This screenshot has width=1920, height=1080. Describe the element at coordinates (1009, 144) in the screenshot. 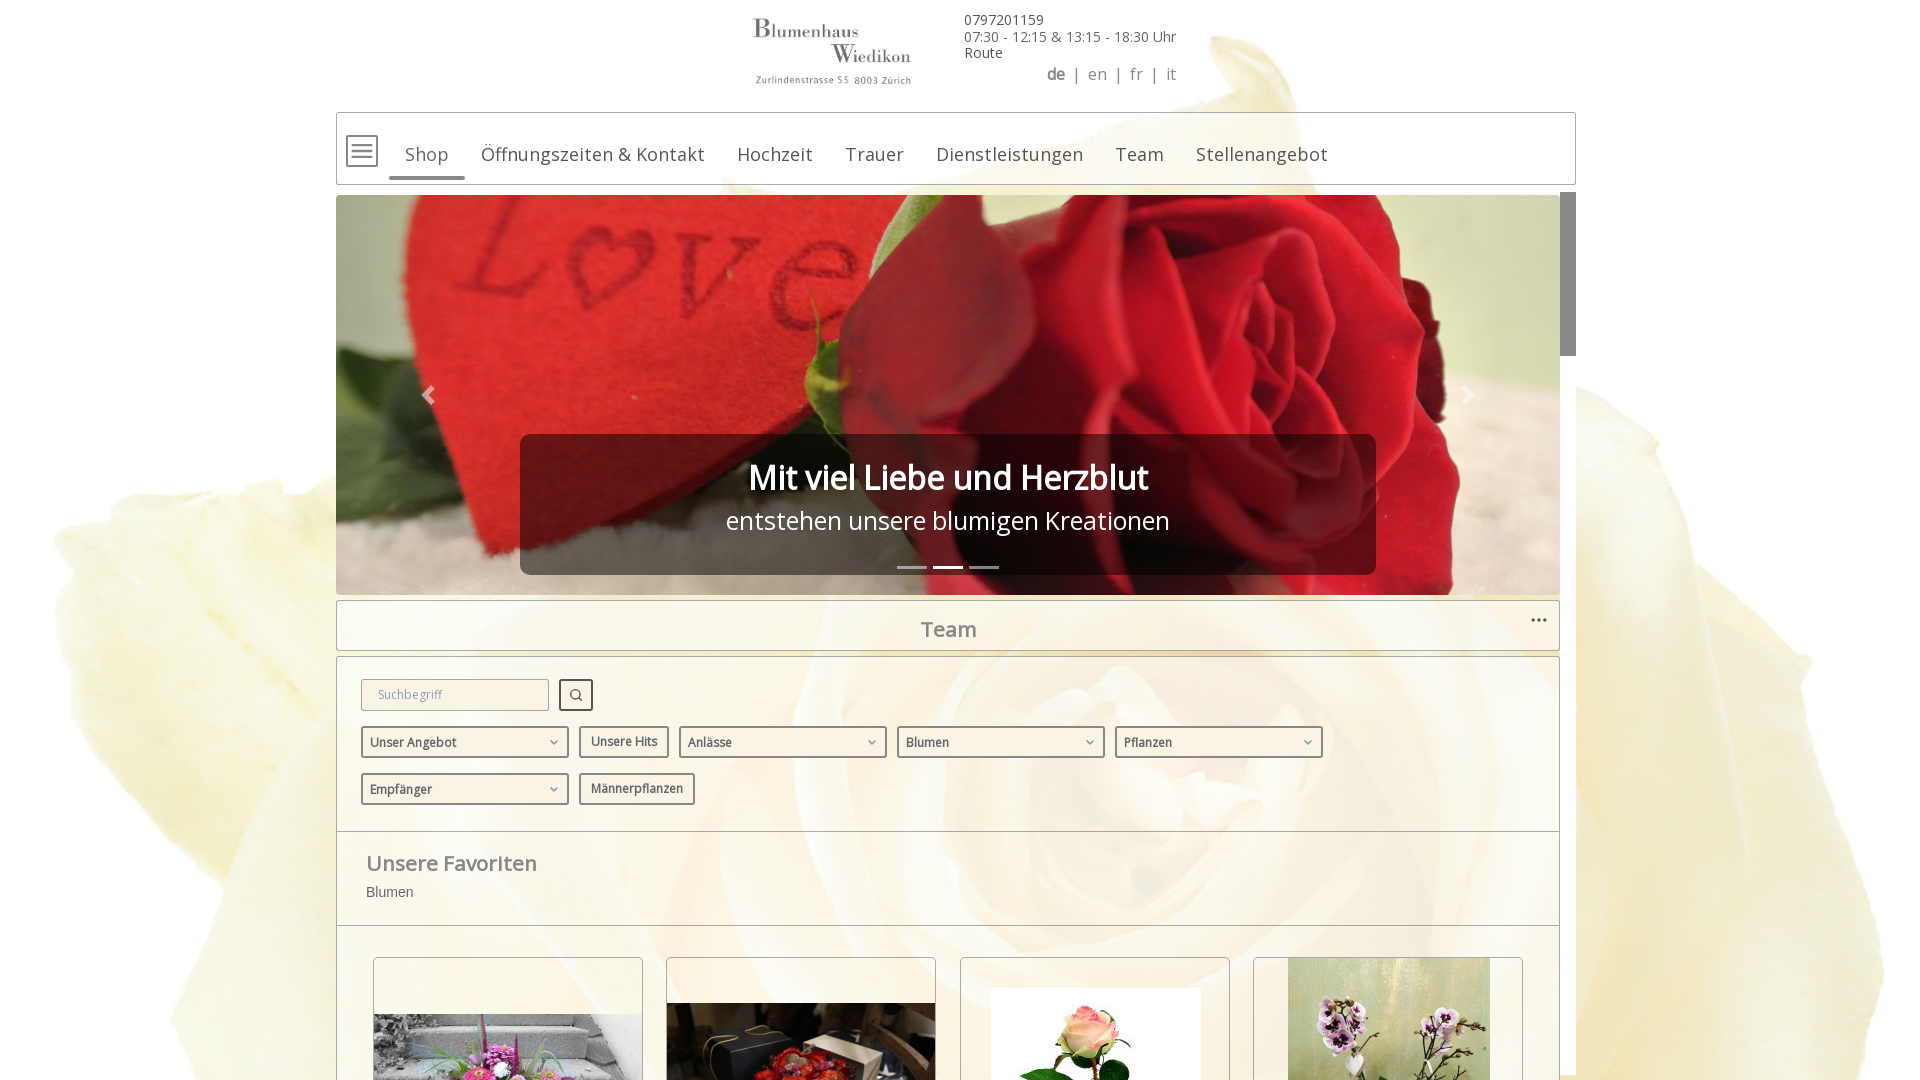

I see `'Dienstleistungen'` at that location.